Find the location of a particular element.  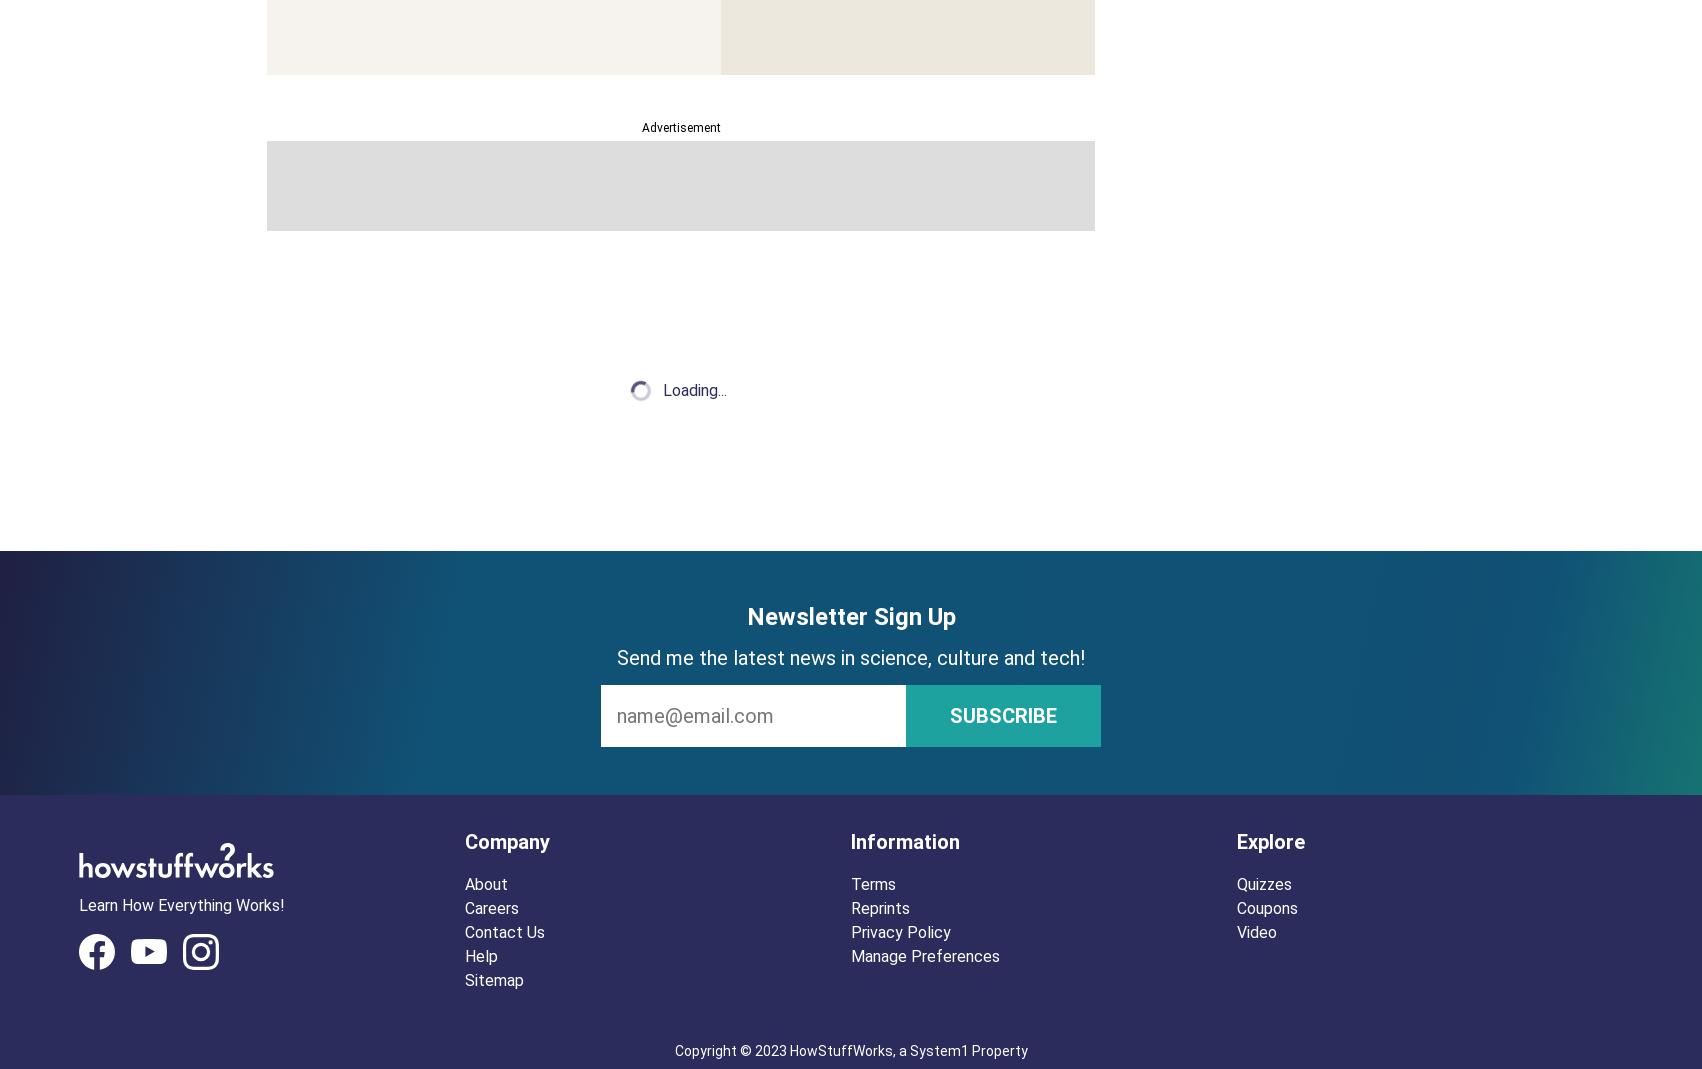

'Advertisement' is located at coordinates (680, 130).